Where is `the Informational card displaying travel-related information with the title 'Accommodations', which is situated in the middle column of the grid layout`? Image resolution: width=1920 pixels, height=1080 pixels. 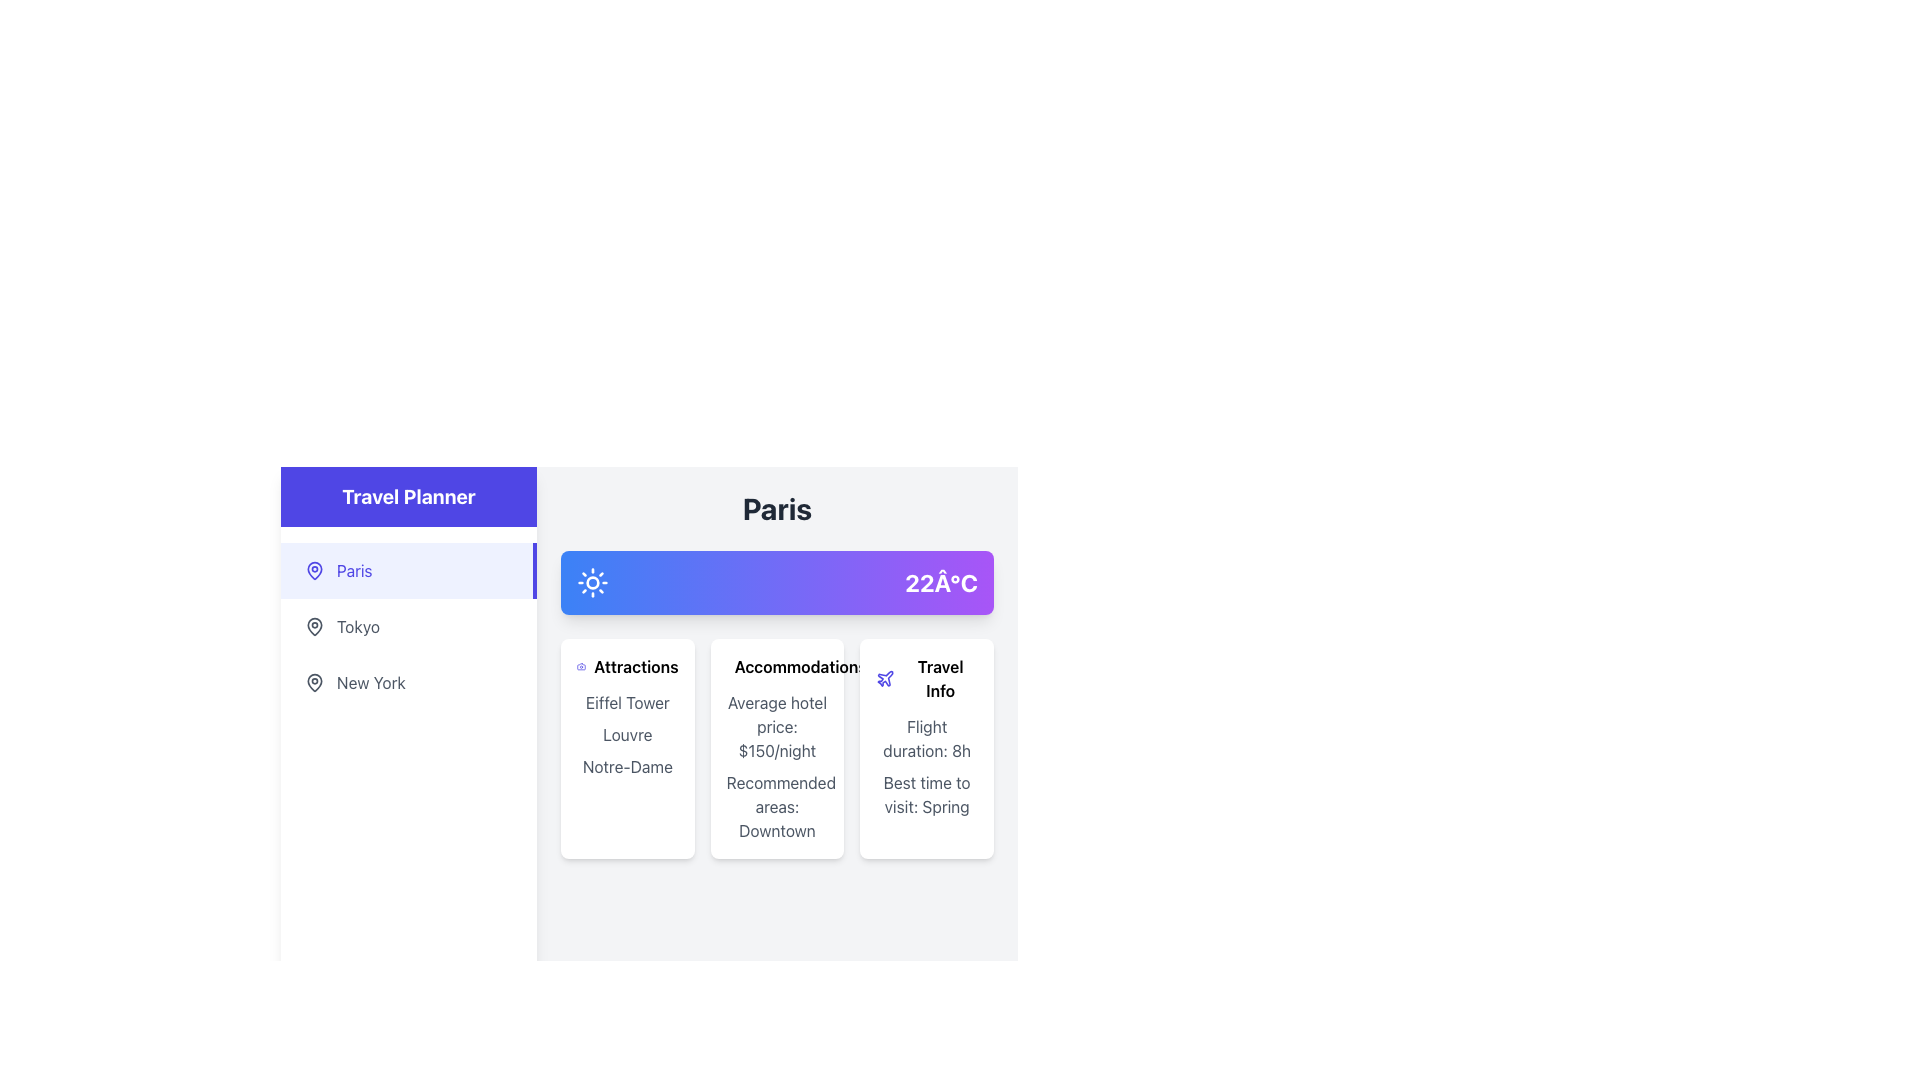 the Informational card displaying travel-related information with the title 'Accommodations', which is situated in the middle column of the grid layout is located at coordinates (776, 748).